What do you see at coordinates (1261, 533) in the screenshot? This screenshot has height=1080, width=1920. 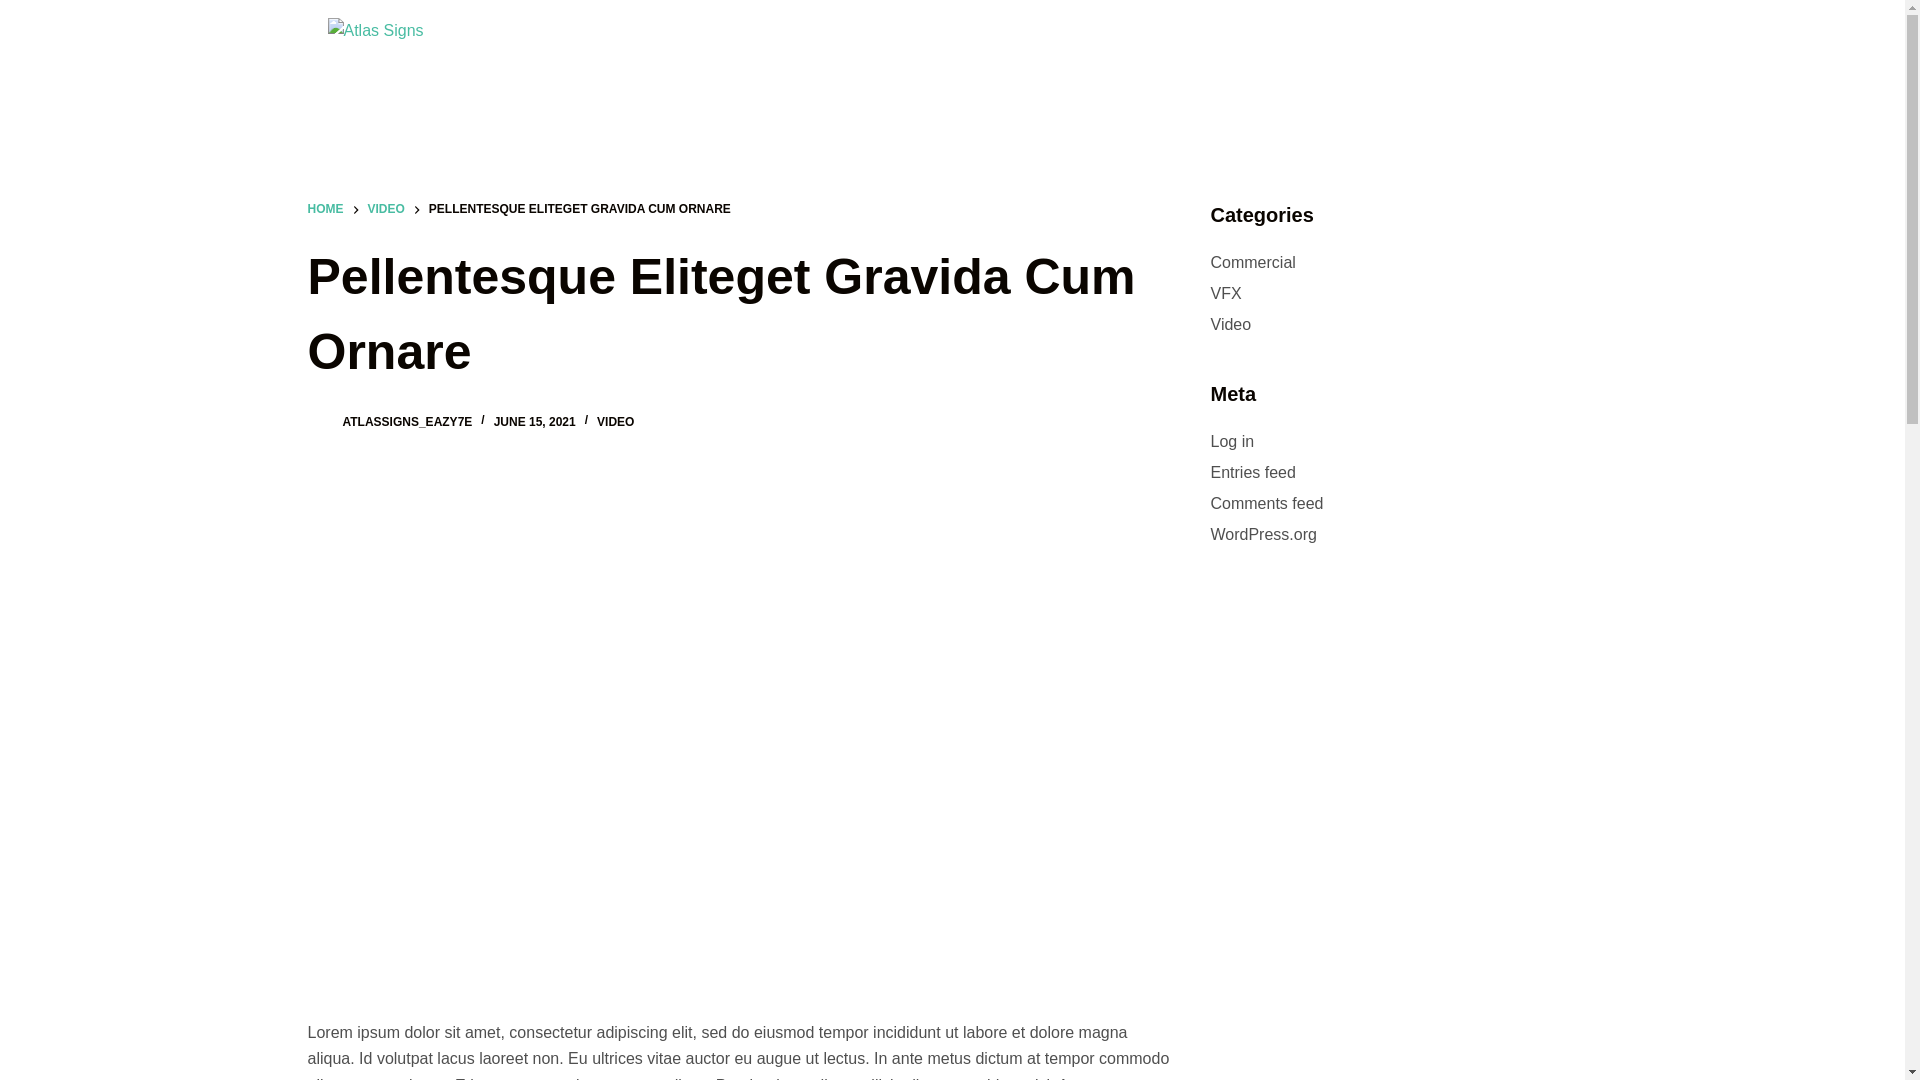 I see `'WordPress.org'` at bounding box center [1261, 533].